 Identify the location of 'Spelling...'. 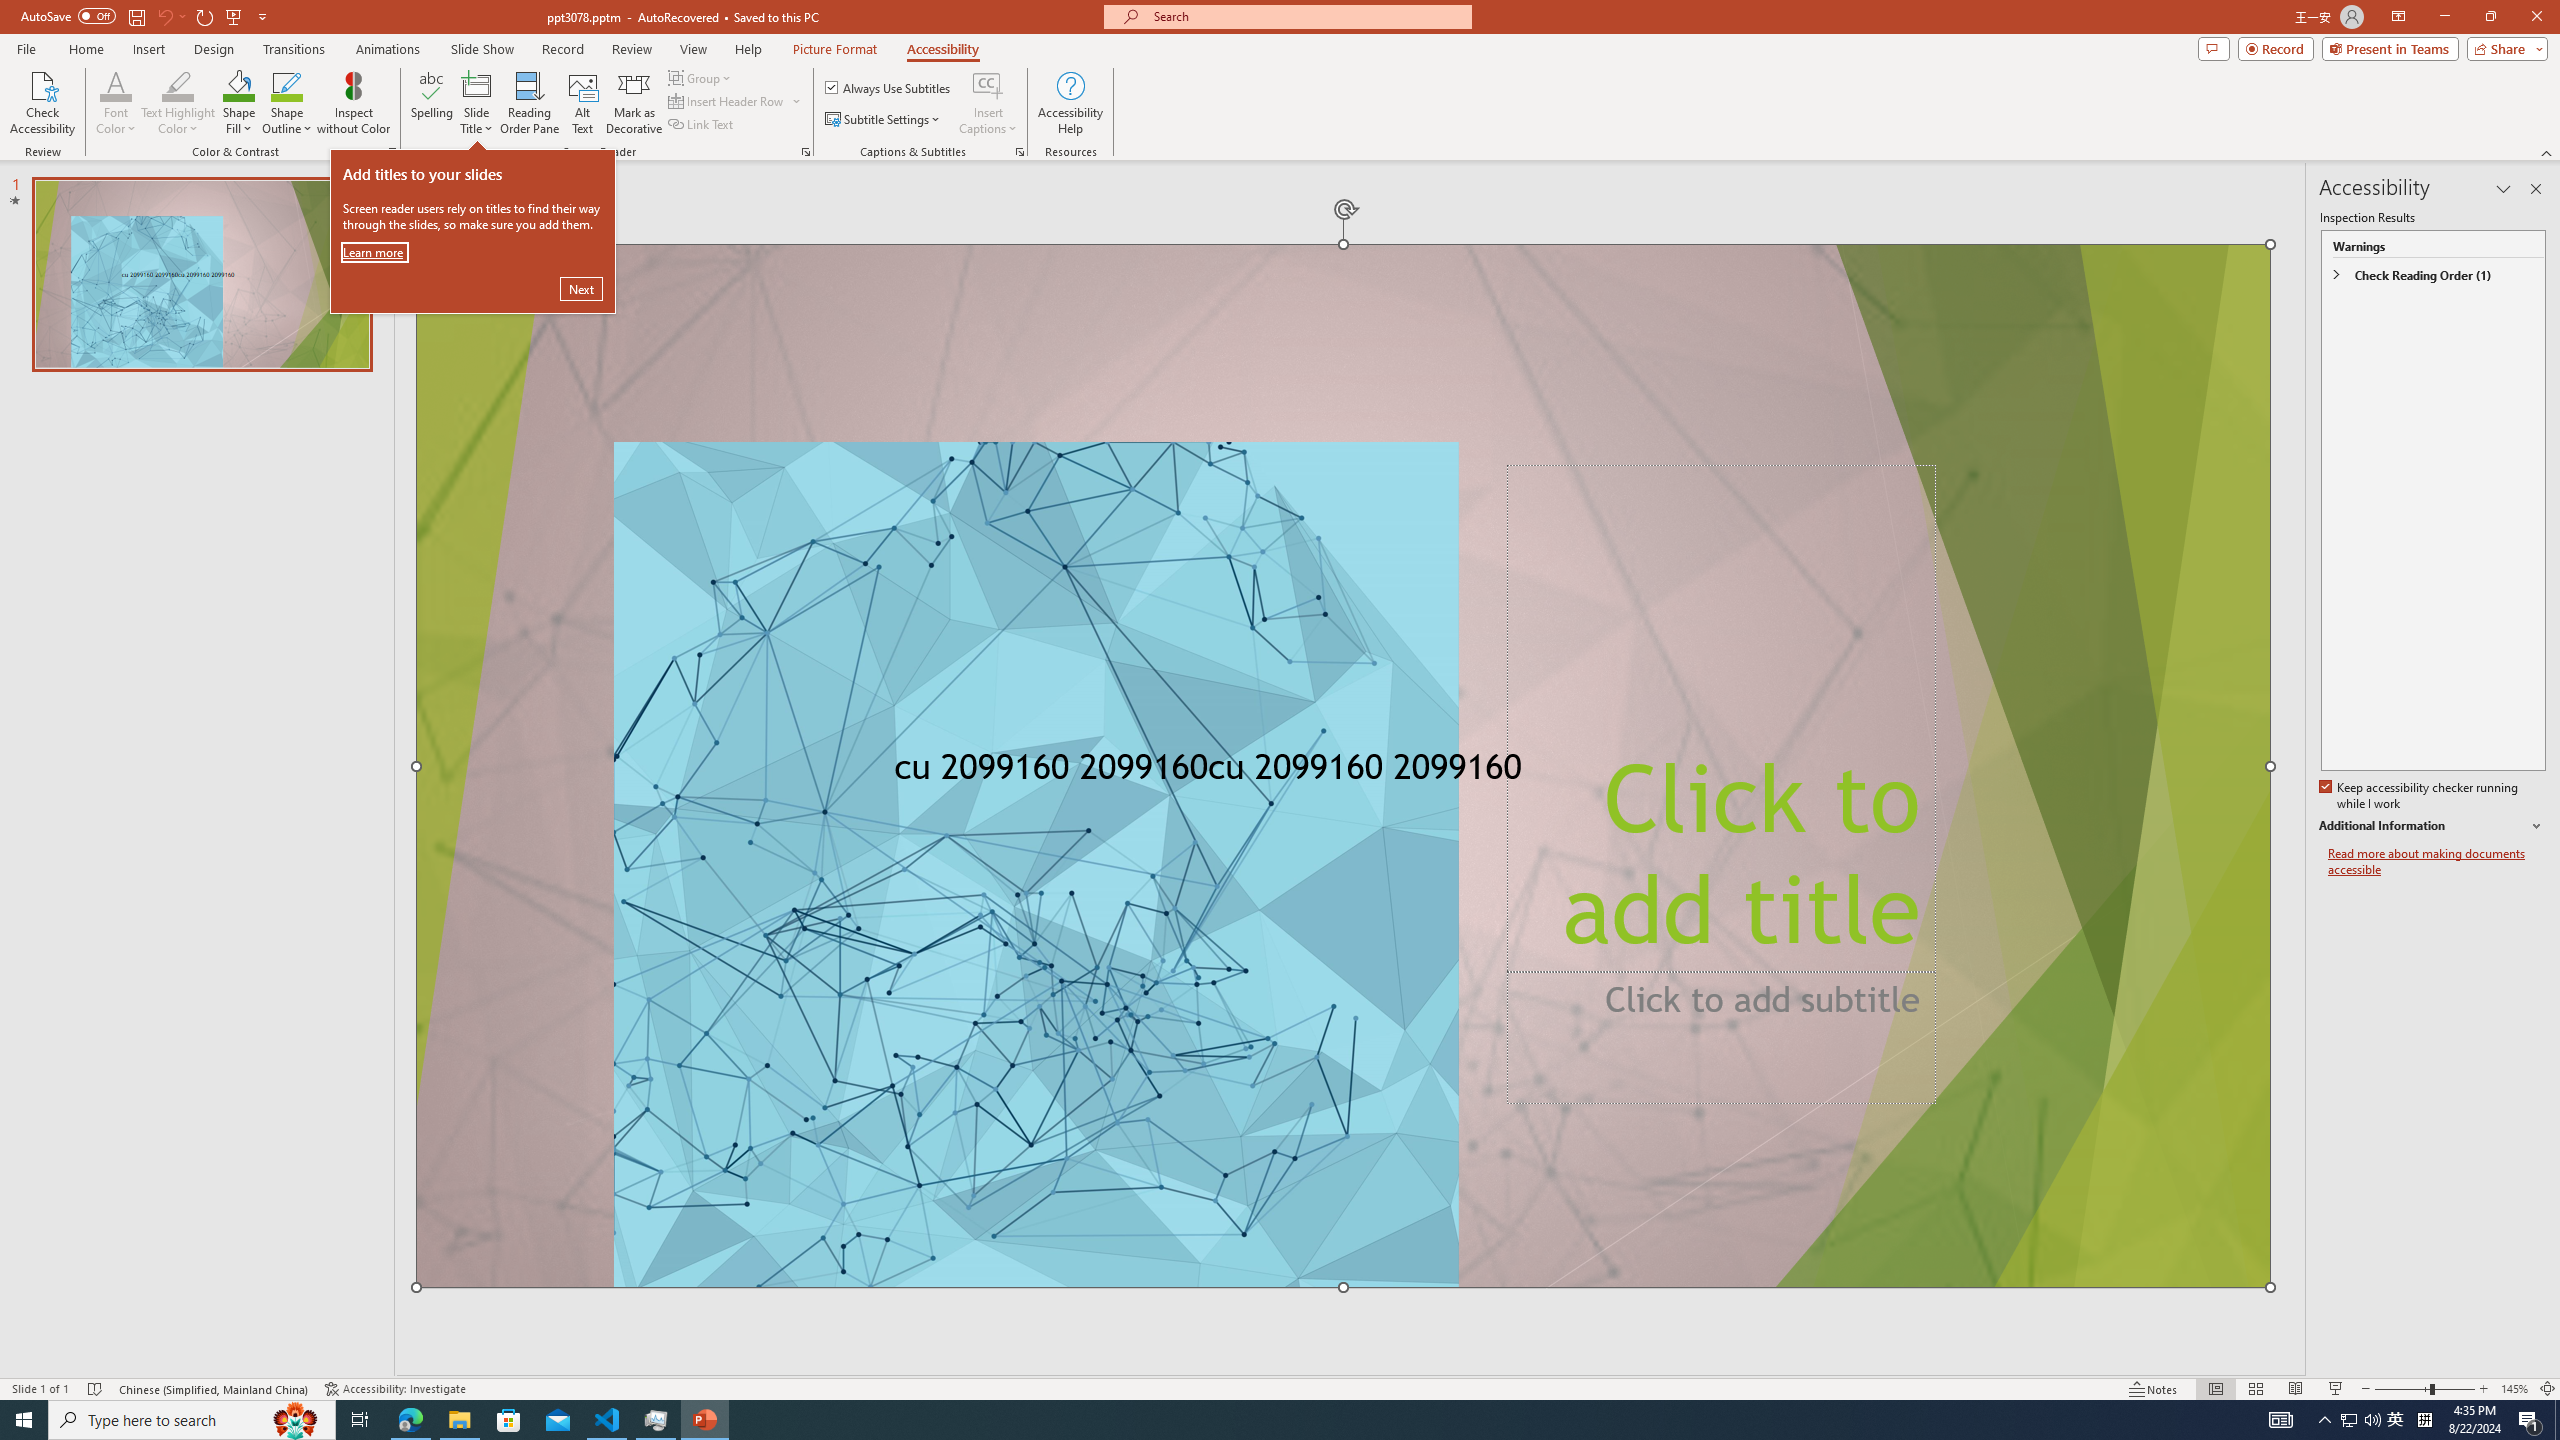
(432, 103).